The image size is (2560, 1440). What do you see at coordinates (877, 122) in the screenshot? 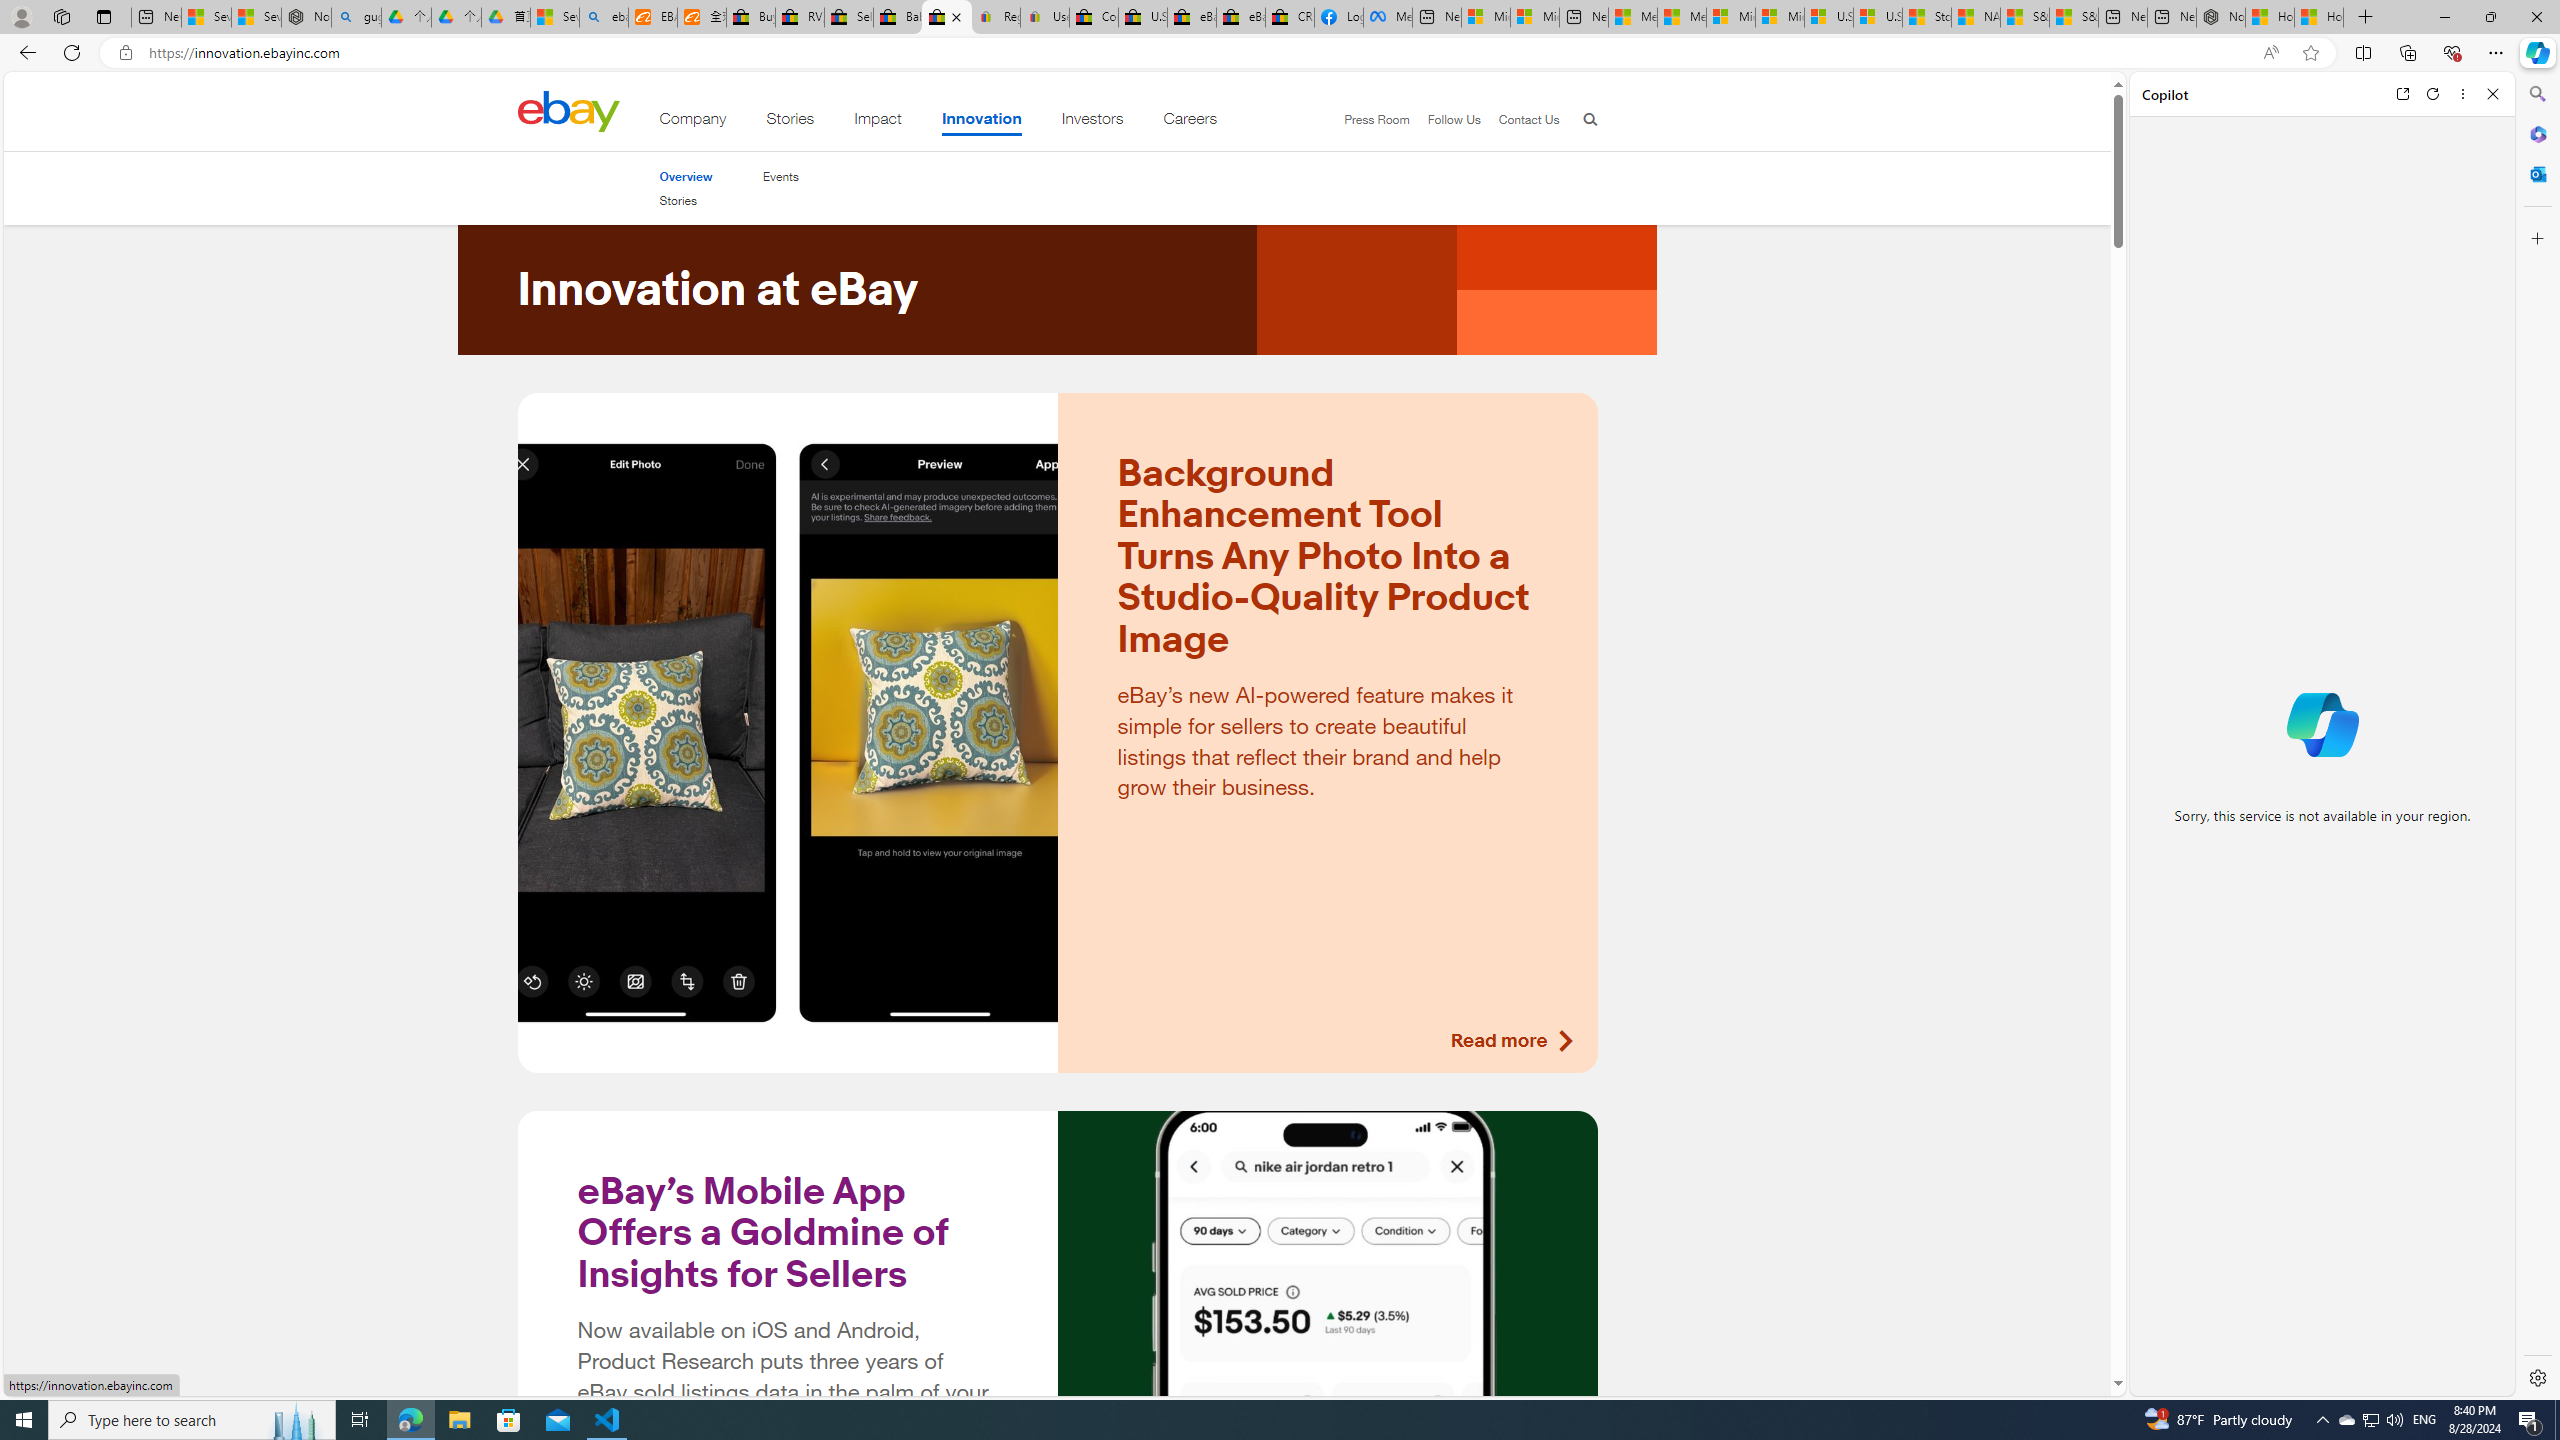
I see `'Impact'` at bounding box center [877, 122].